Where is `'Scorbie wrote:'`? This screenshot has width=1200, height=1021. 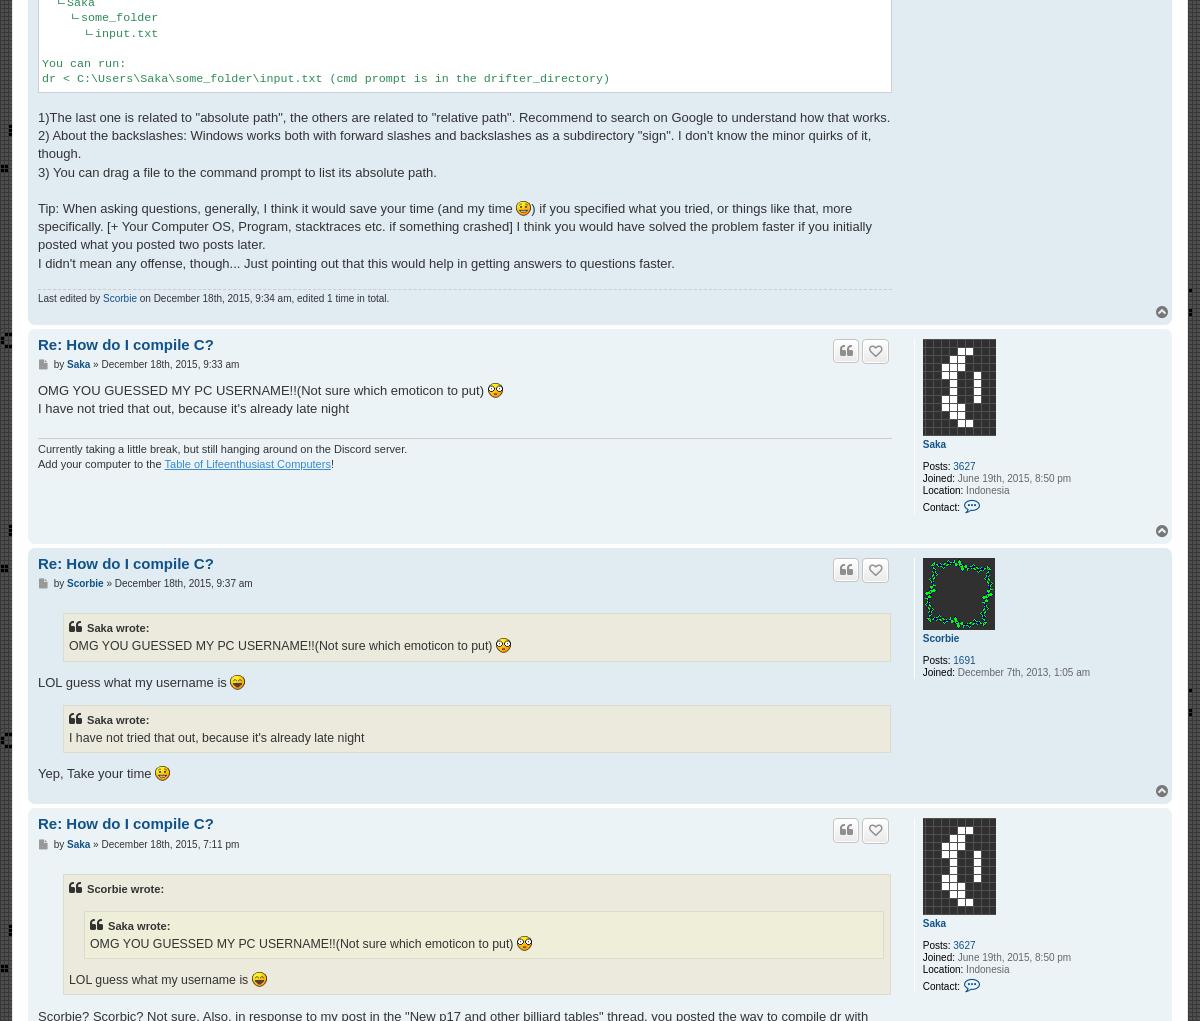 'Scorbie wrote:' is located at coordinates (125, 887).